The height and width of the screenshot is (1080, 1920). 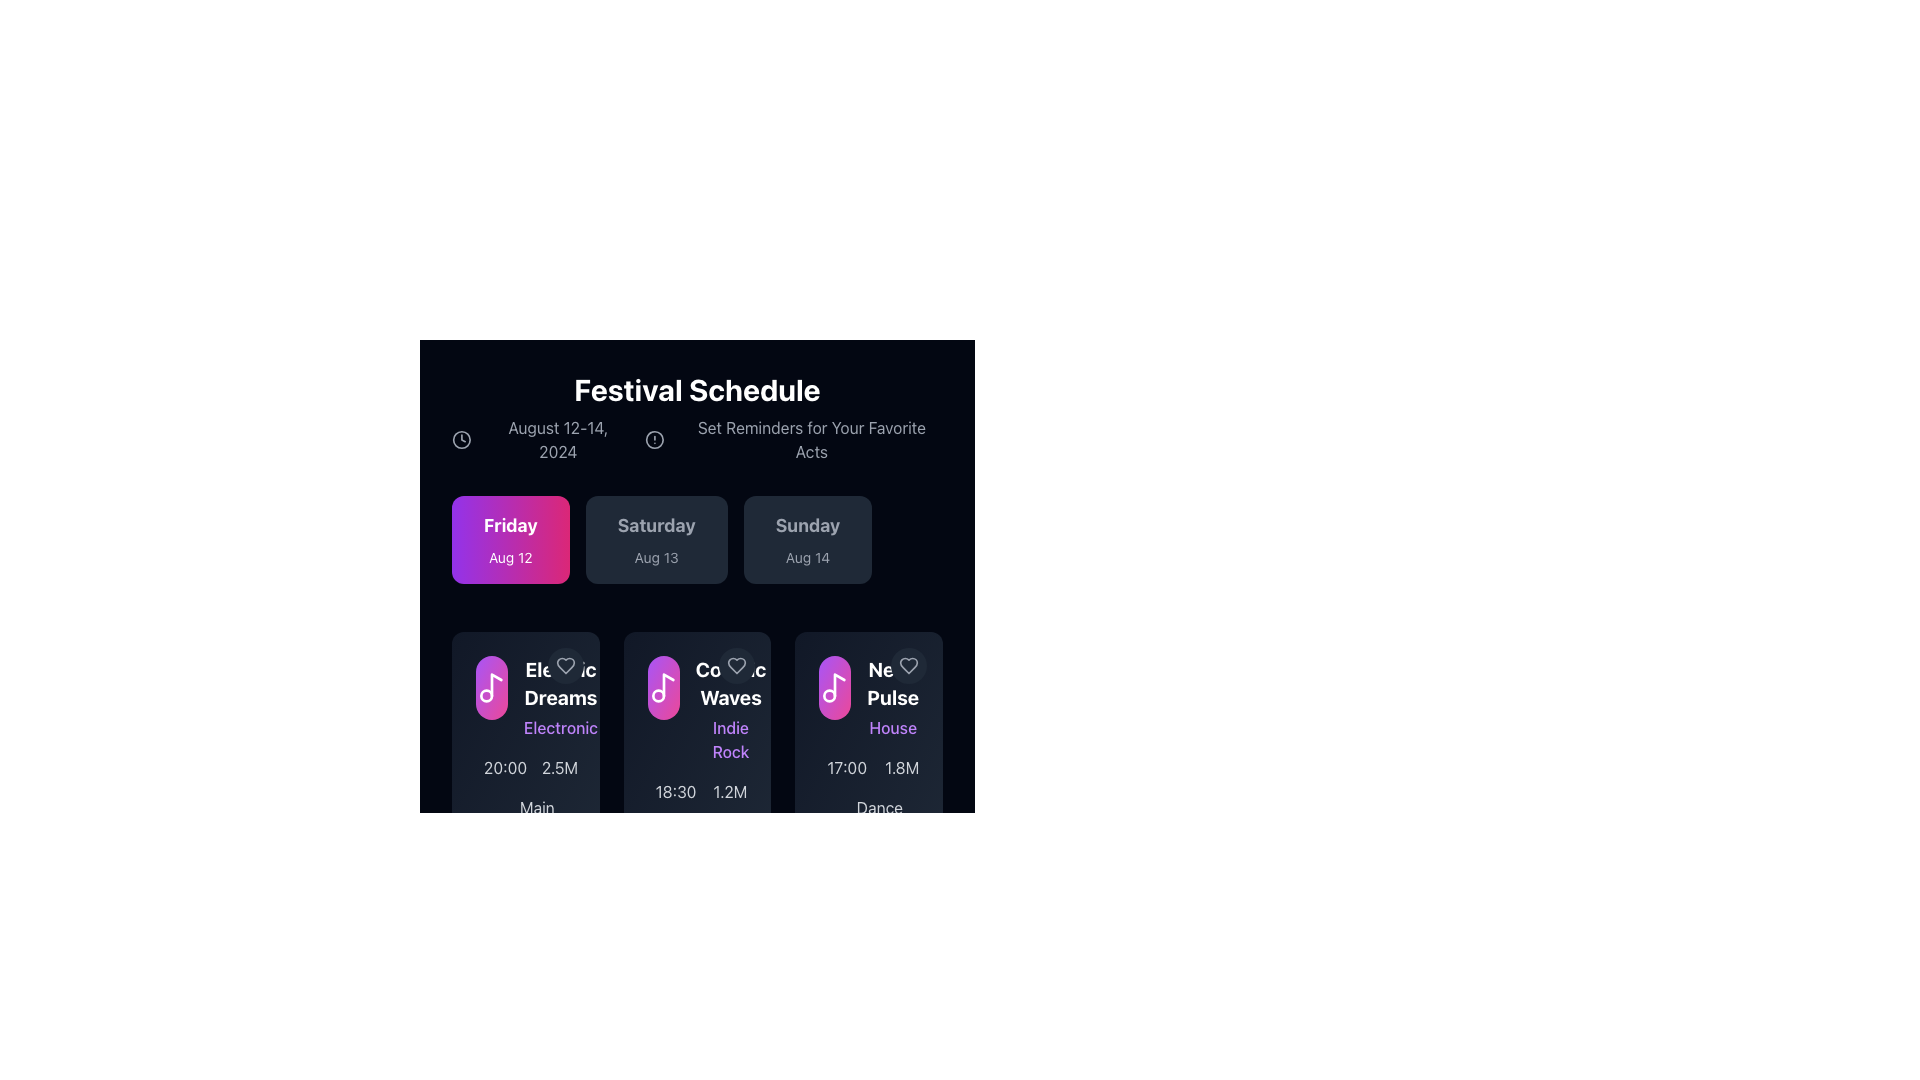 I want to click on the circular heart icon with a dark gray background located at the top-right corner of the 'Cosmic Waves' event card, so click(x=736, y=666).